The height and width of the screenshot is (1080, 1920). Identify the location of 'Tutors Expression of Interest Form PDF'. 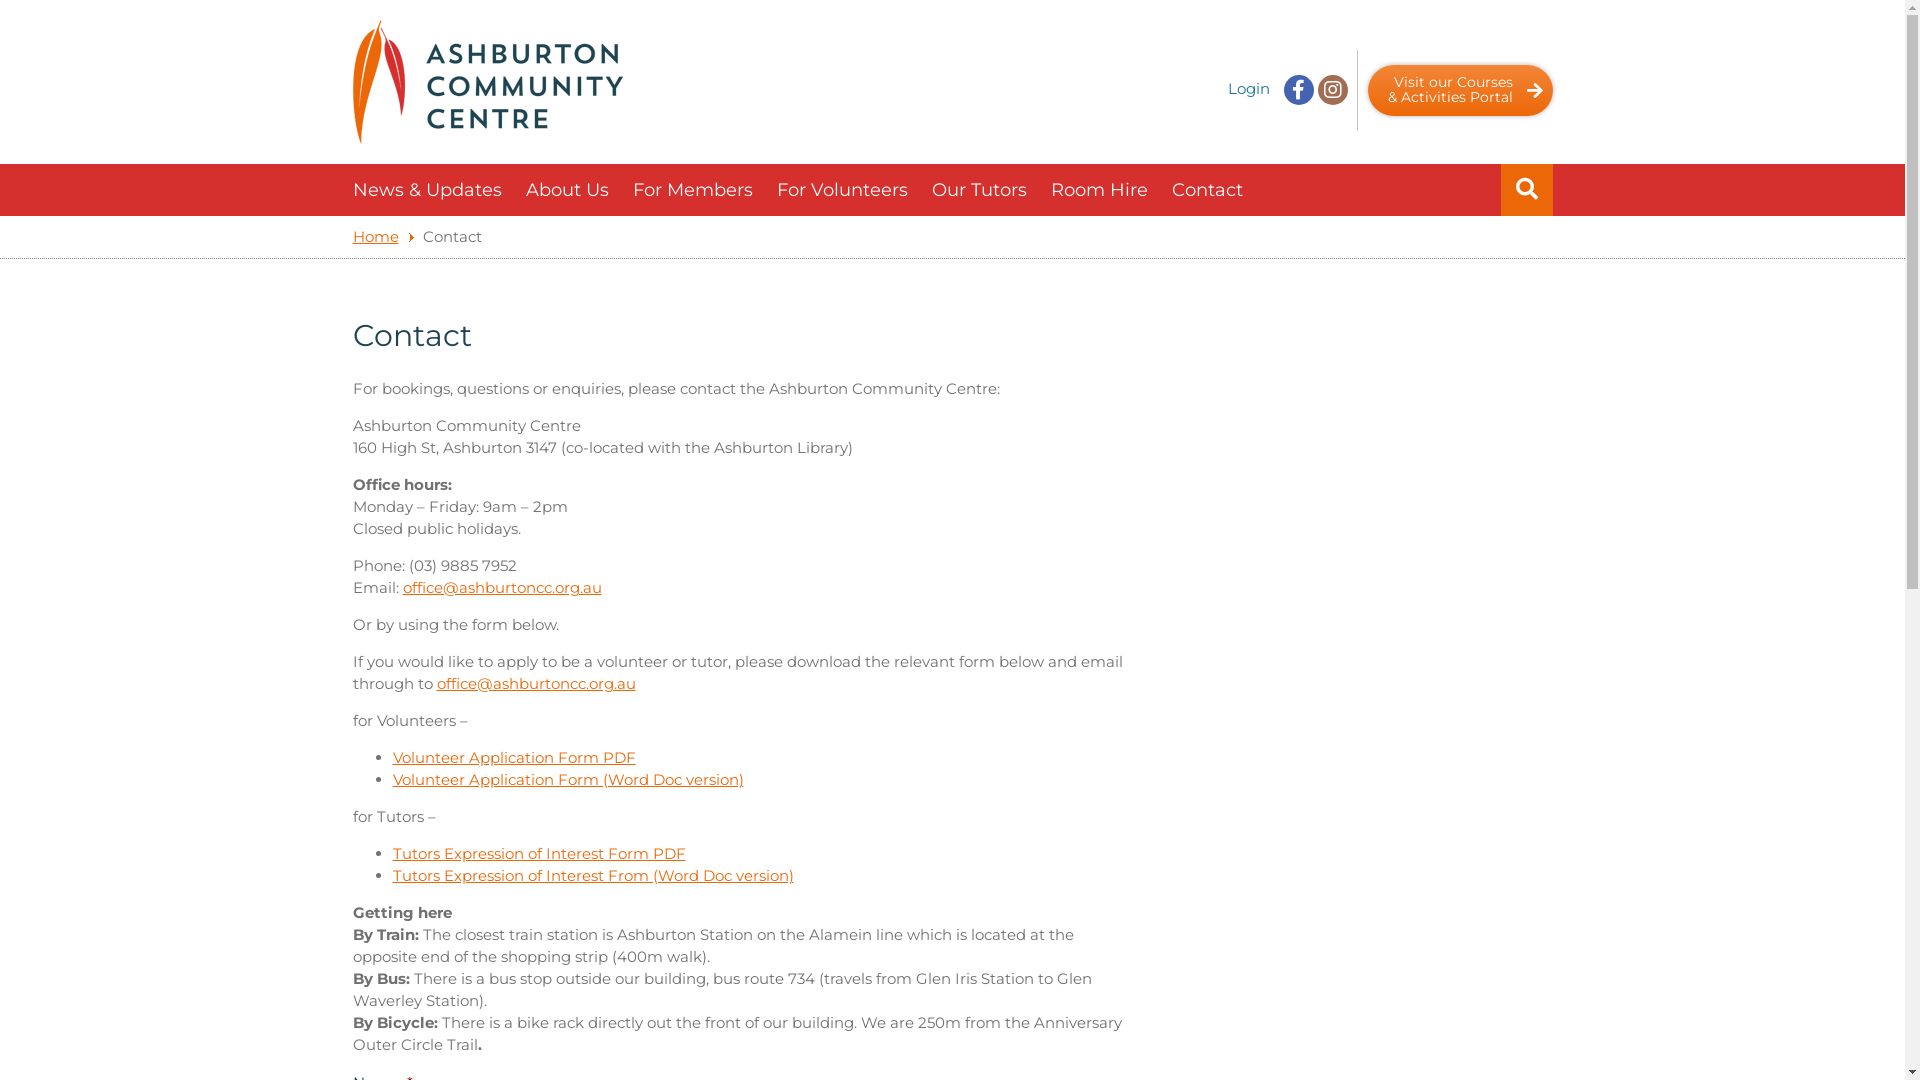
(538, 853).